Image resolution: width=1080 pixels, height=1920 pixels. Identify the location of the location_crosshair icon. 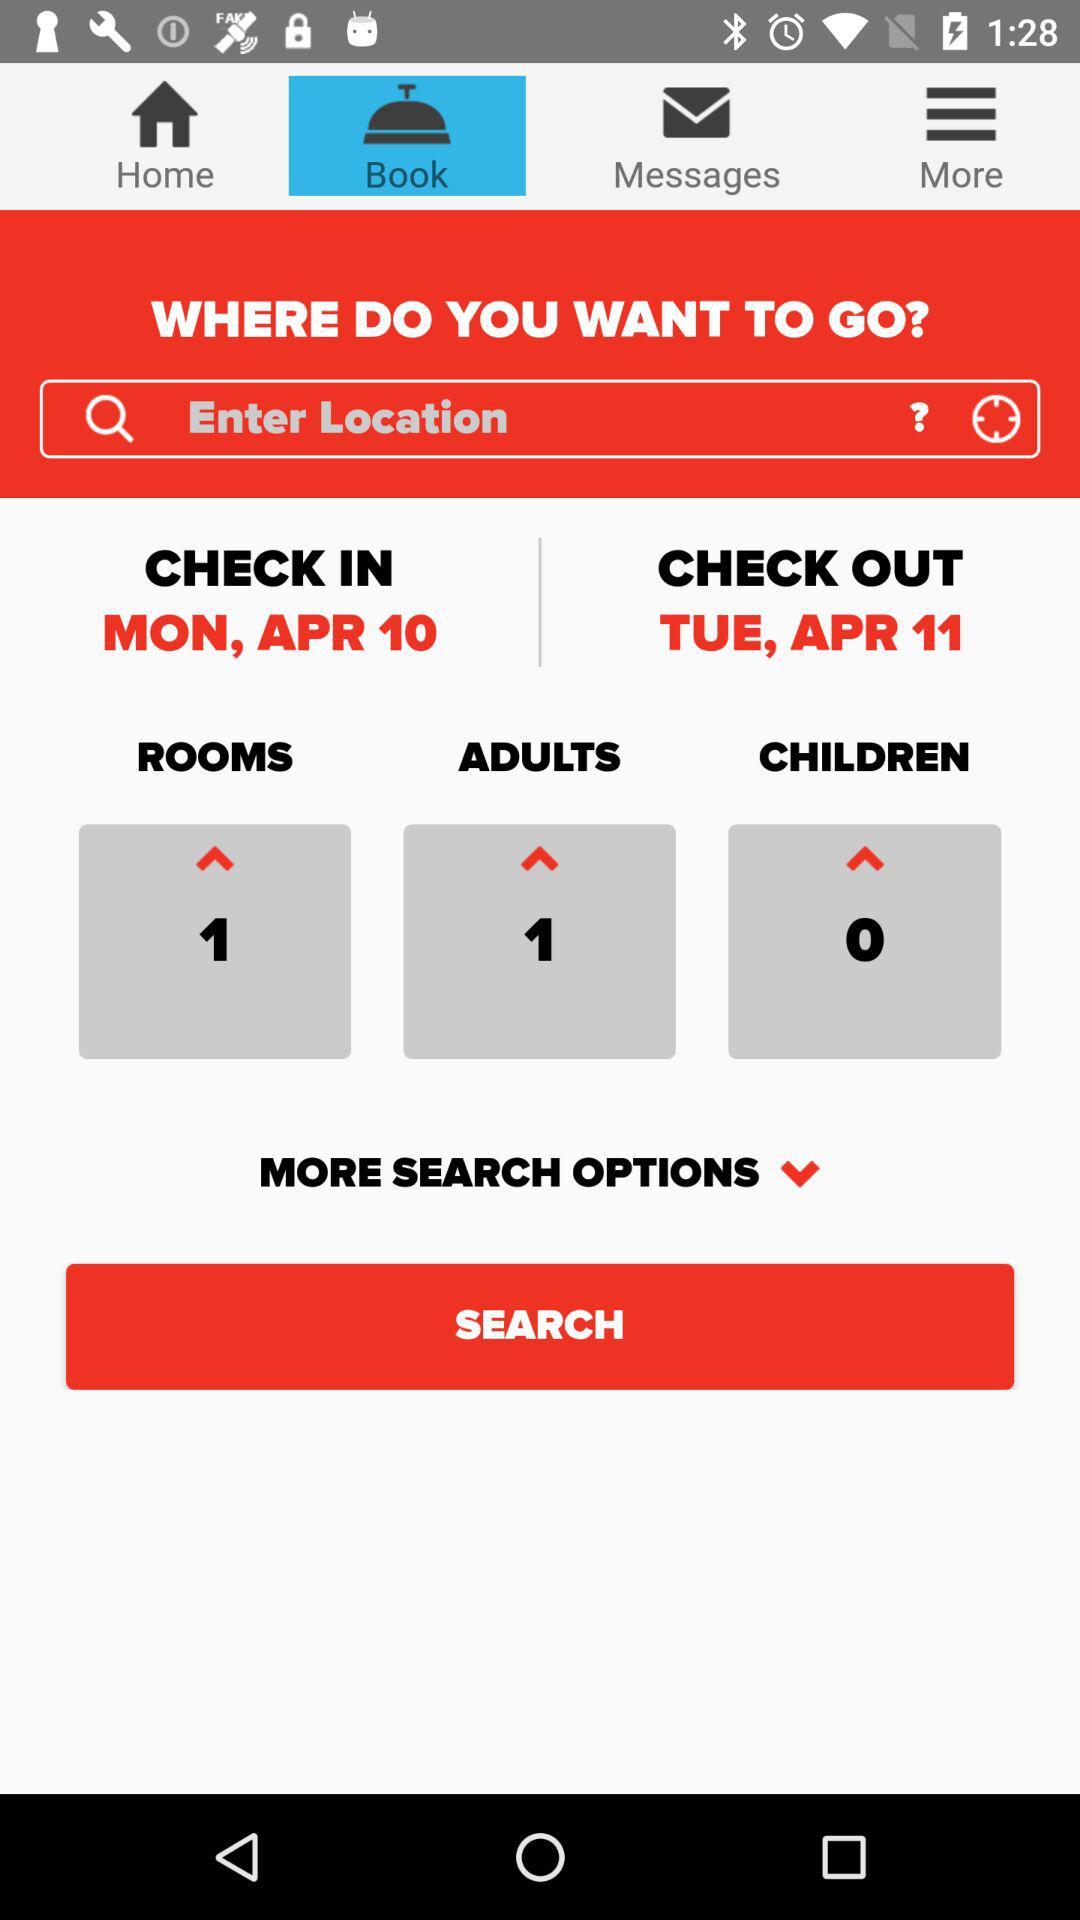
(996, 417).